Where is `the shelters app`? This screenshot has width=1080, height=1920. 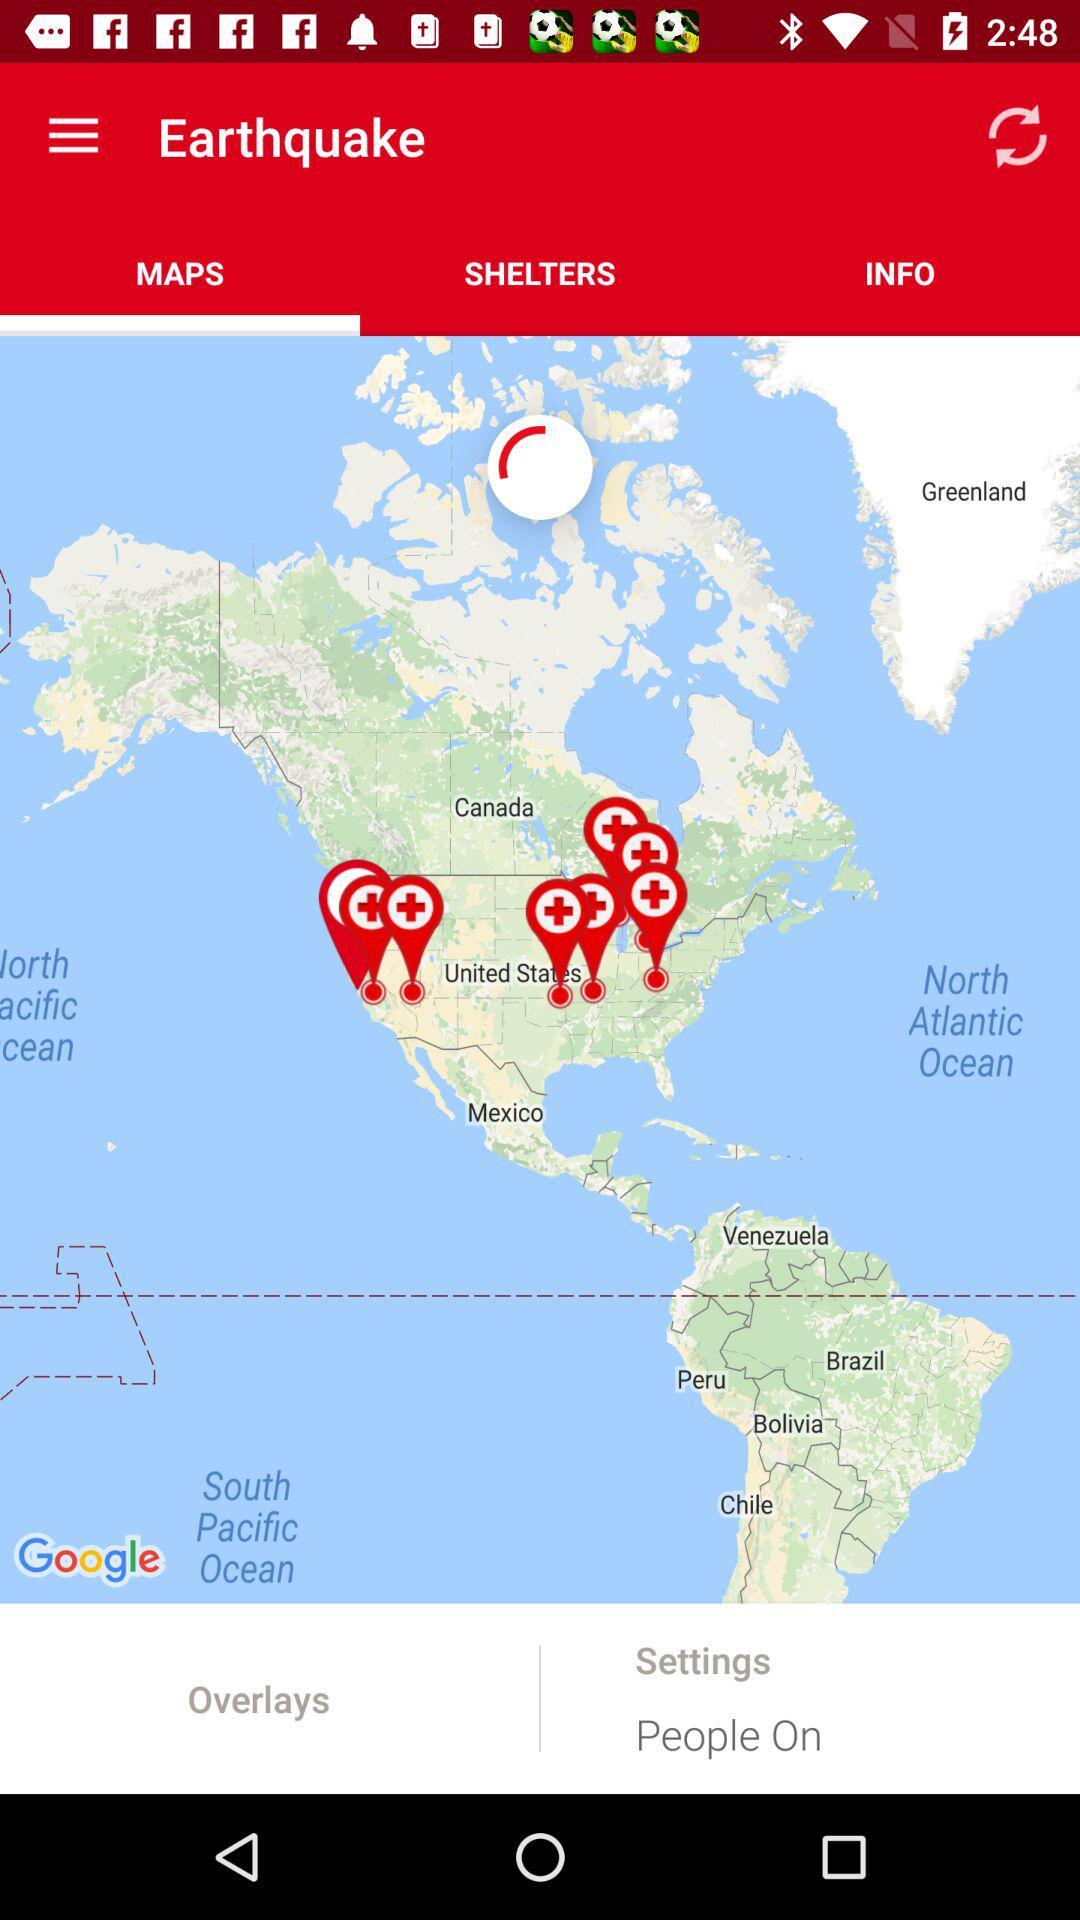 the shelters app is located at coordinates (540, 272).